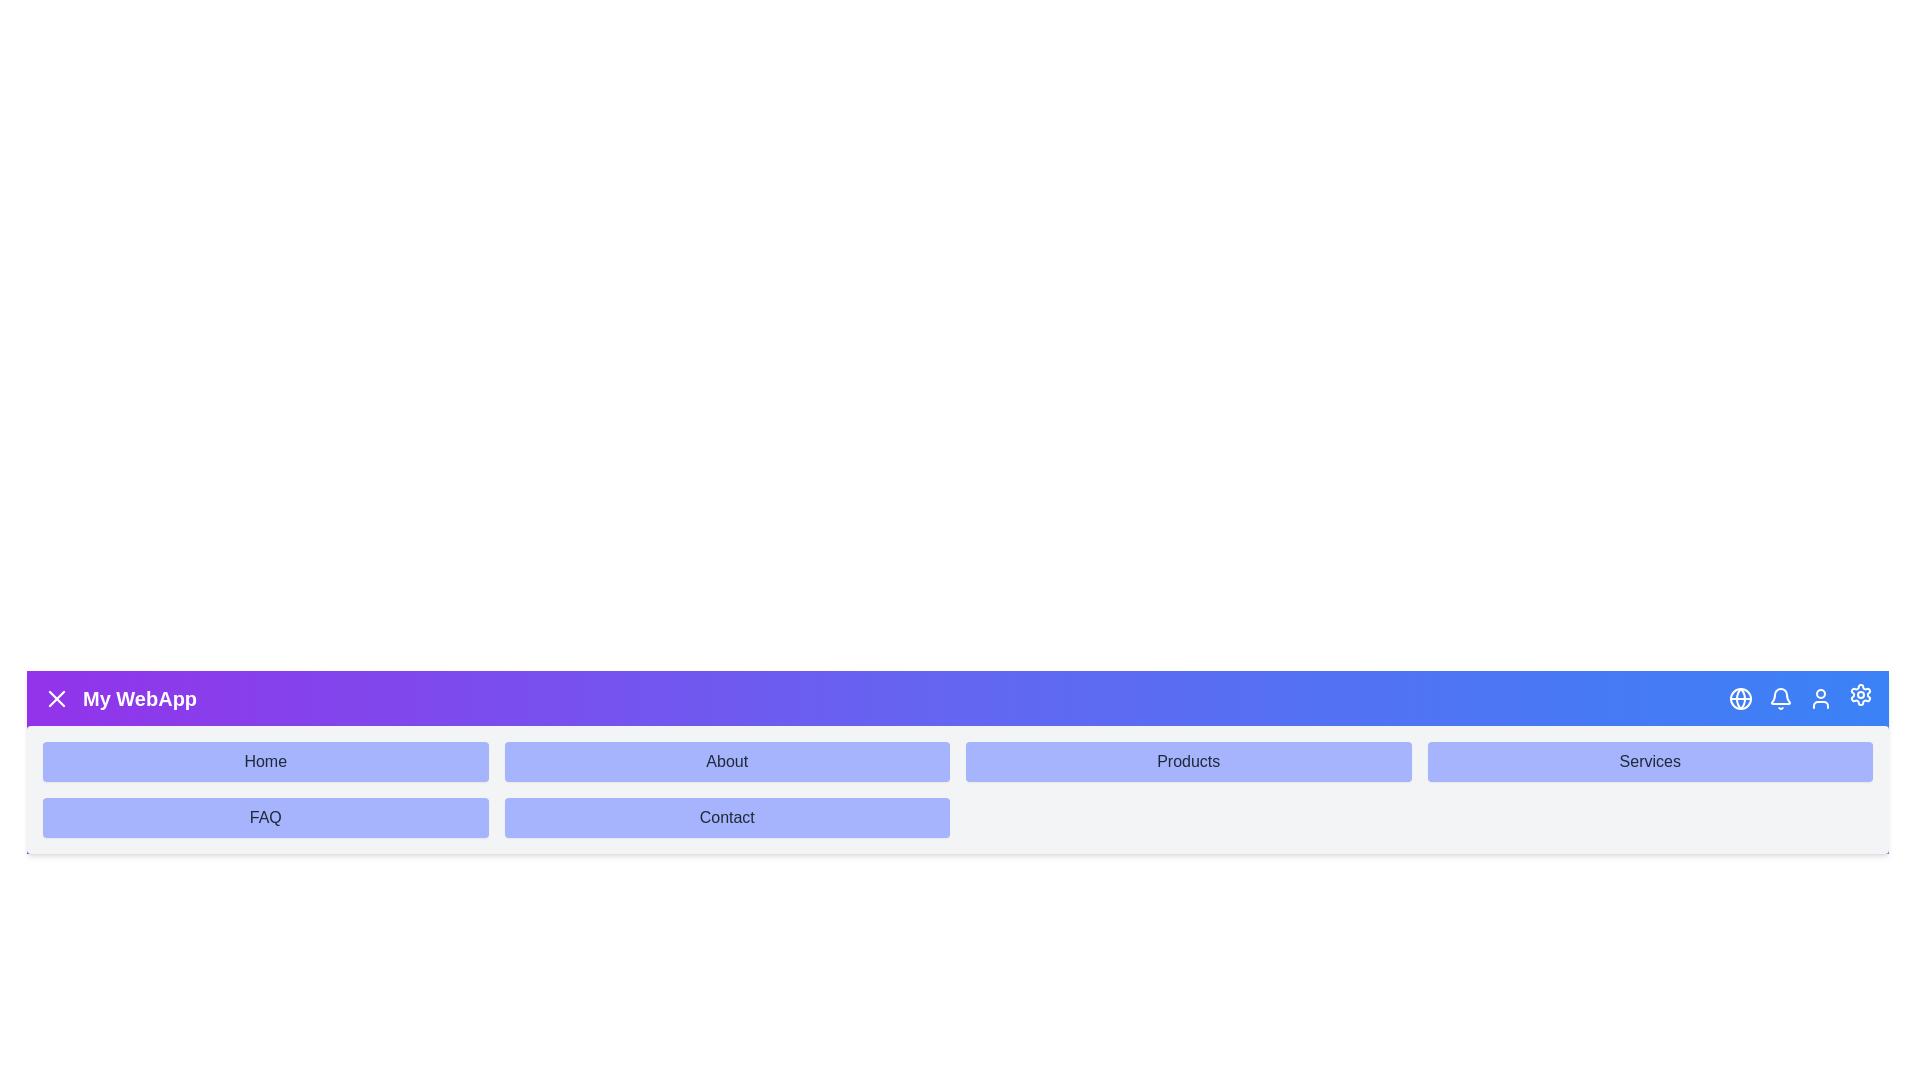  I want to click on the Notifications button in the header, so click(1780, 697).